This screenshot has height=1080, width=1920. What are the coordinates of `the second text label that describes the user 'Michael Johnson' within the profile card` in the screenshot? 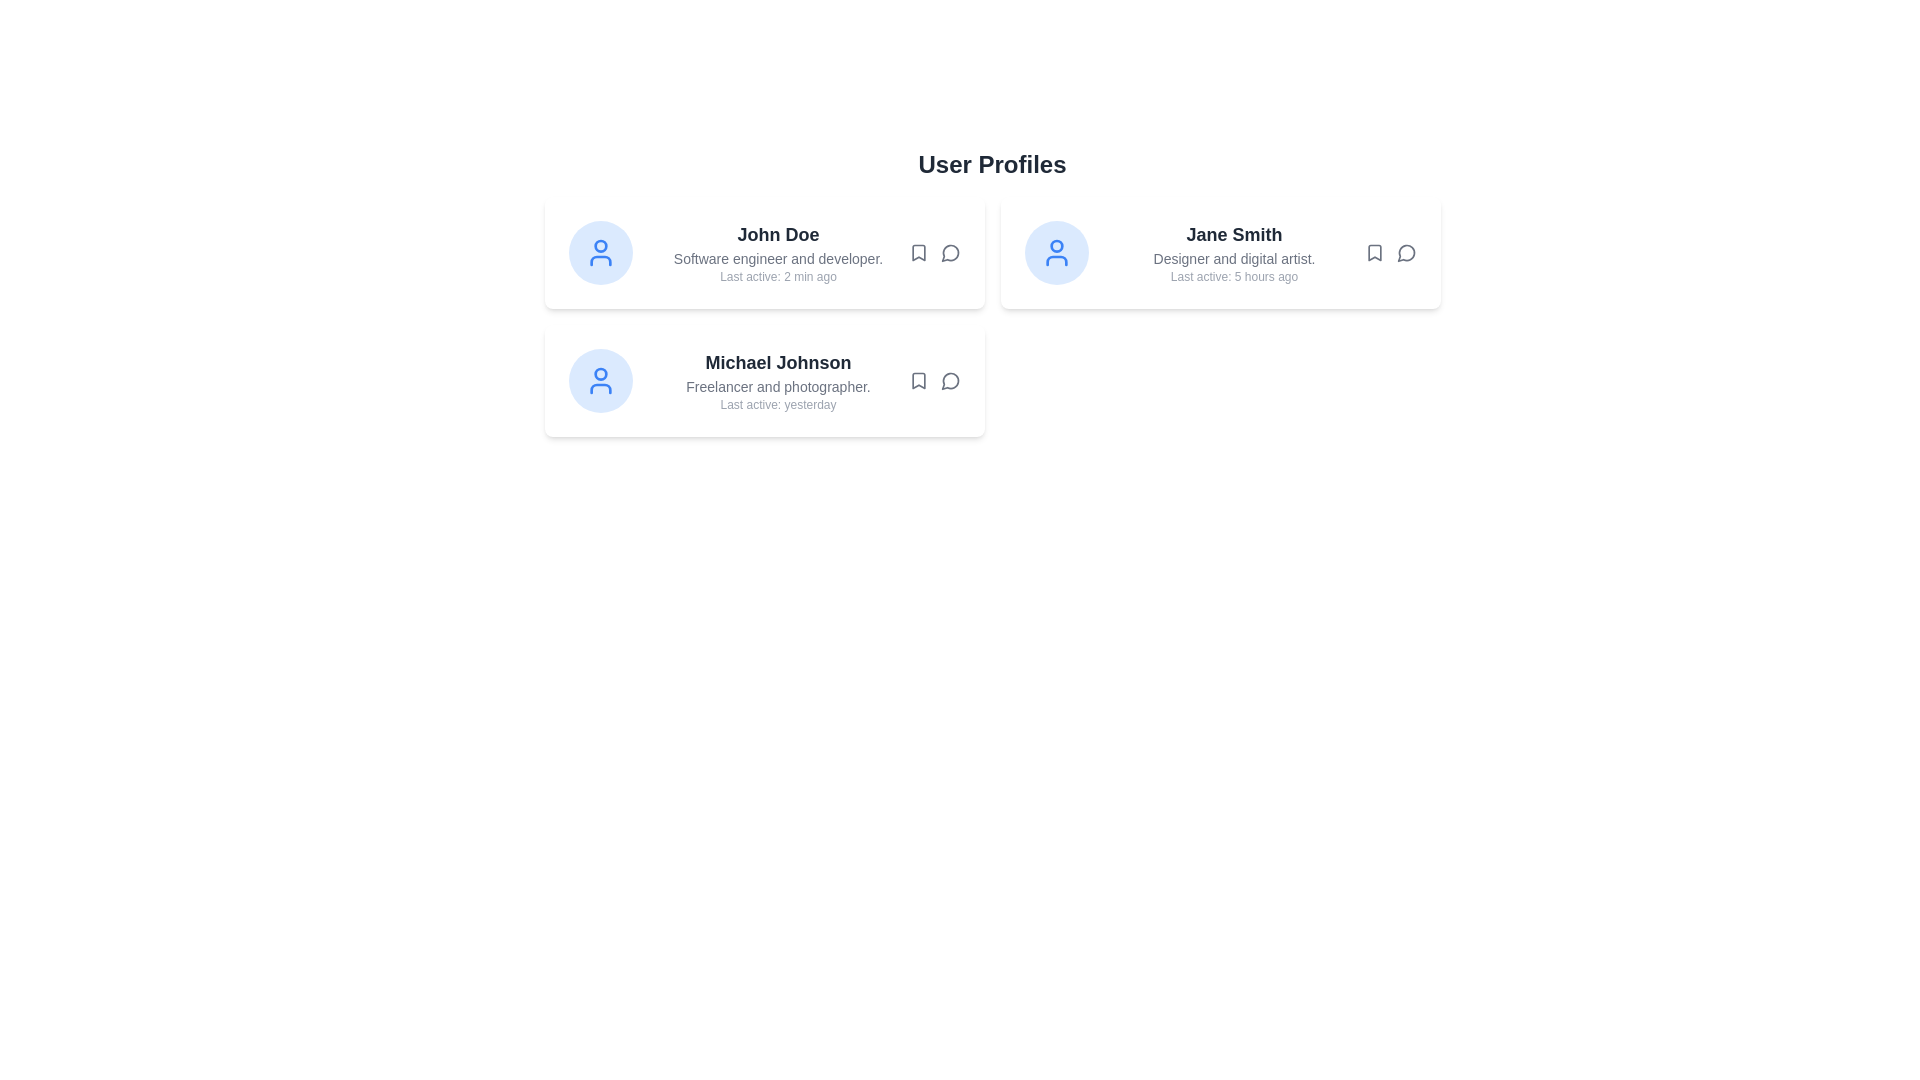 It's located at (777, 386).